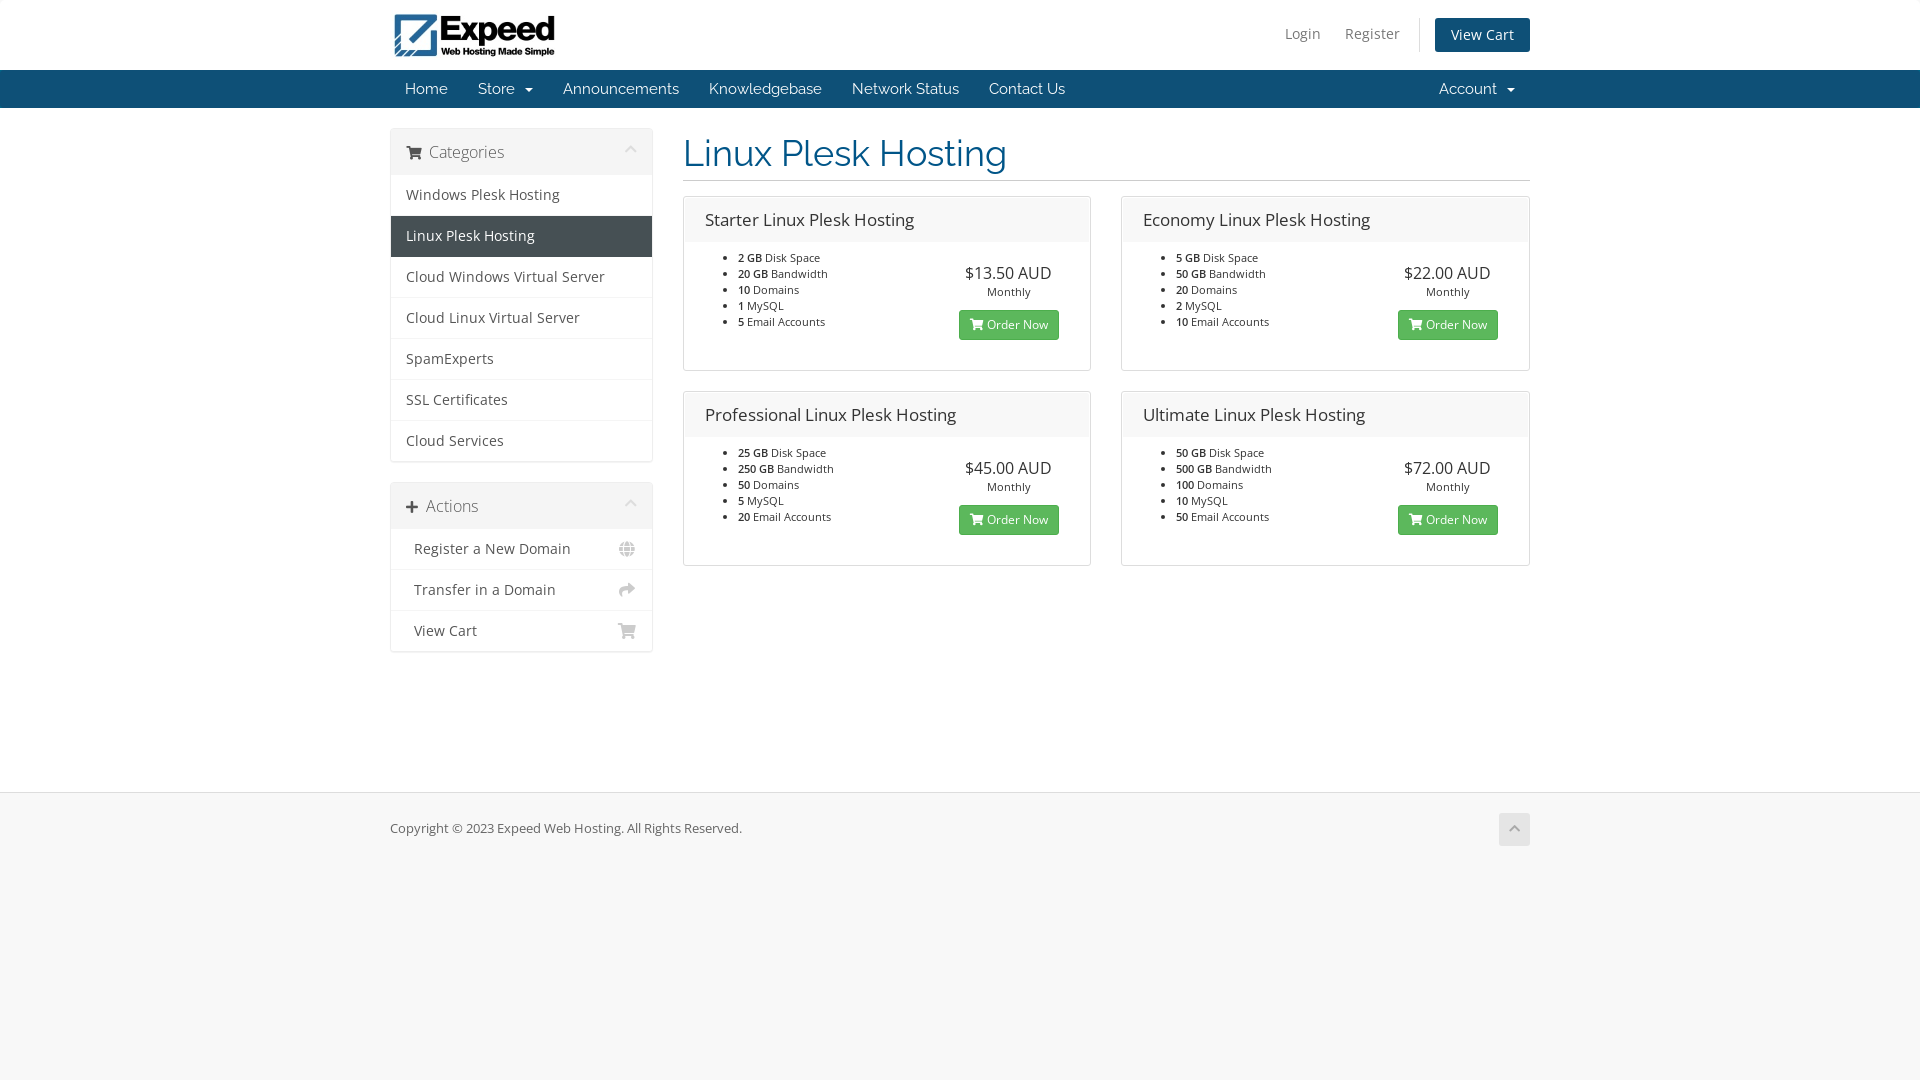  I want to click on 'Linux Plesk Hosting', so click(521, 235).